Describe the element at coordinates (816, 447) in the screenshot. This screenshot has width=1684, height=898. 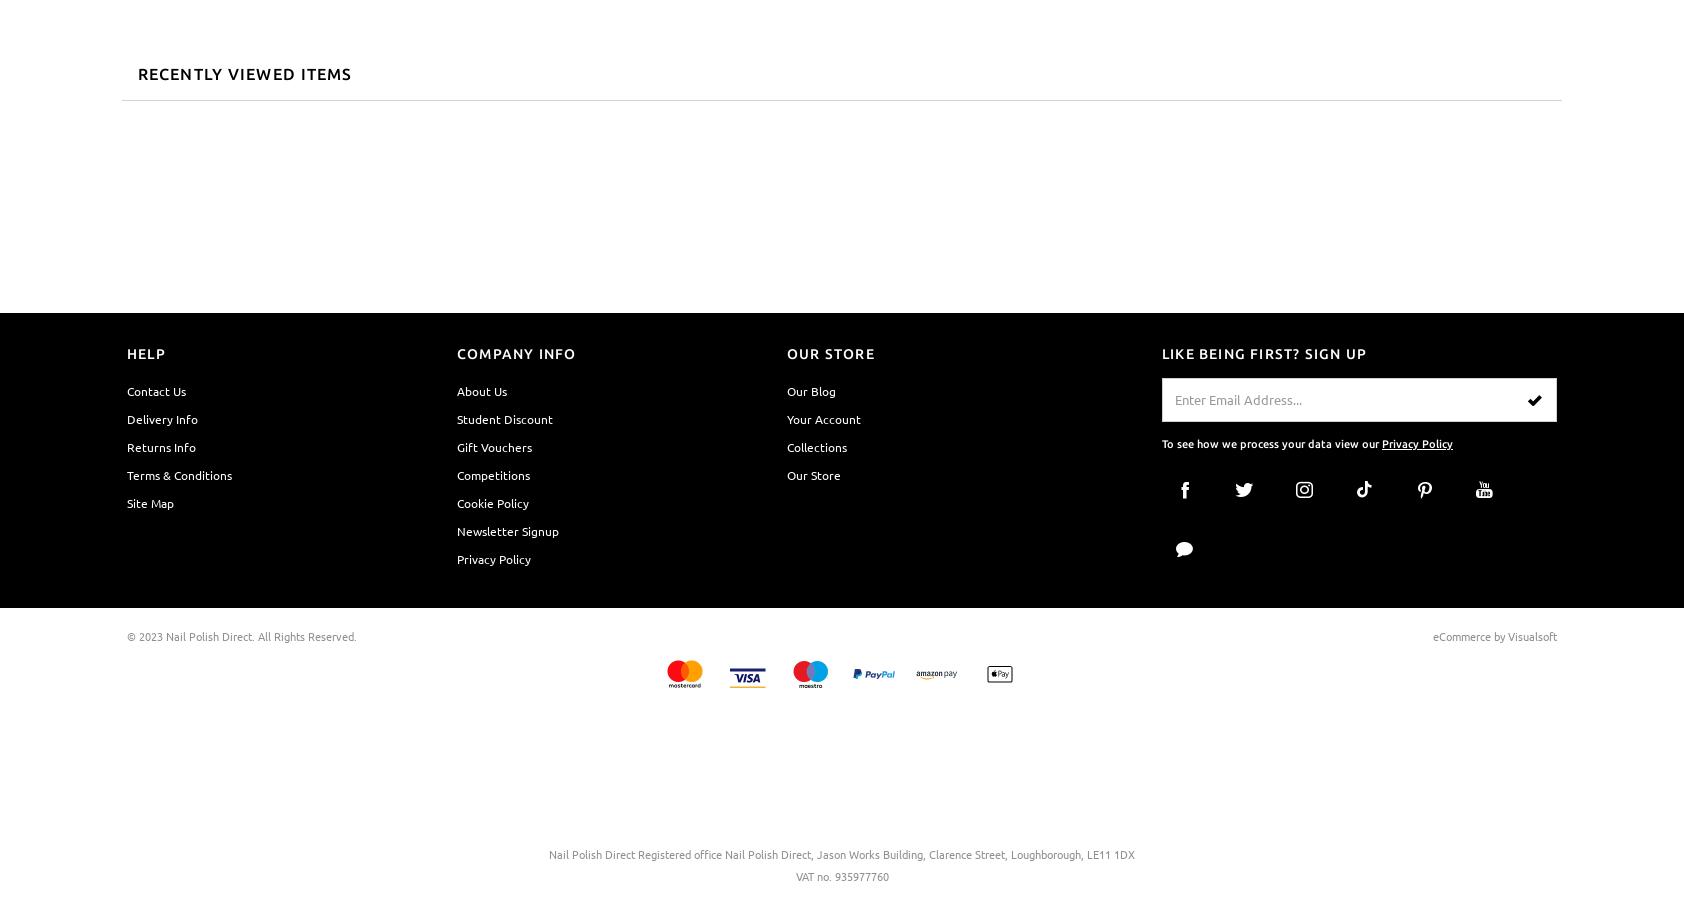
I see `'Collections'` at that location.